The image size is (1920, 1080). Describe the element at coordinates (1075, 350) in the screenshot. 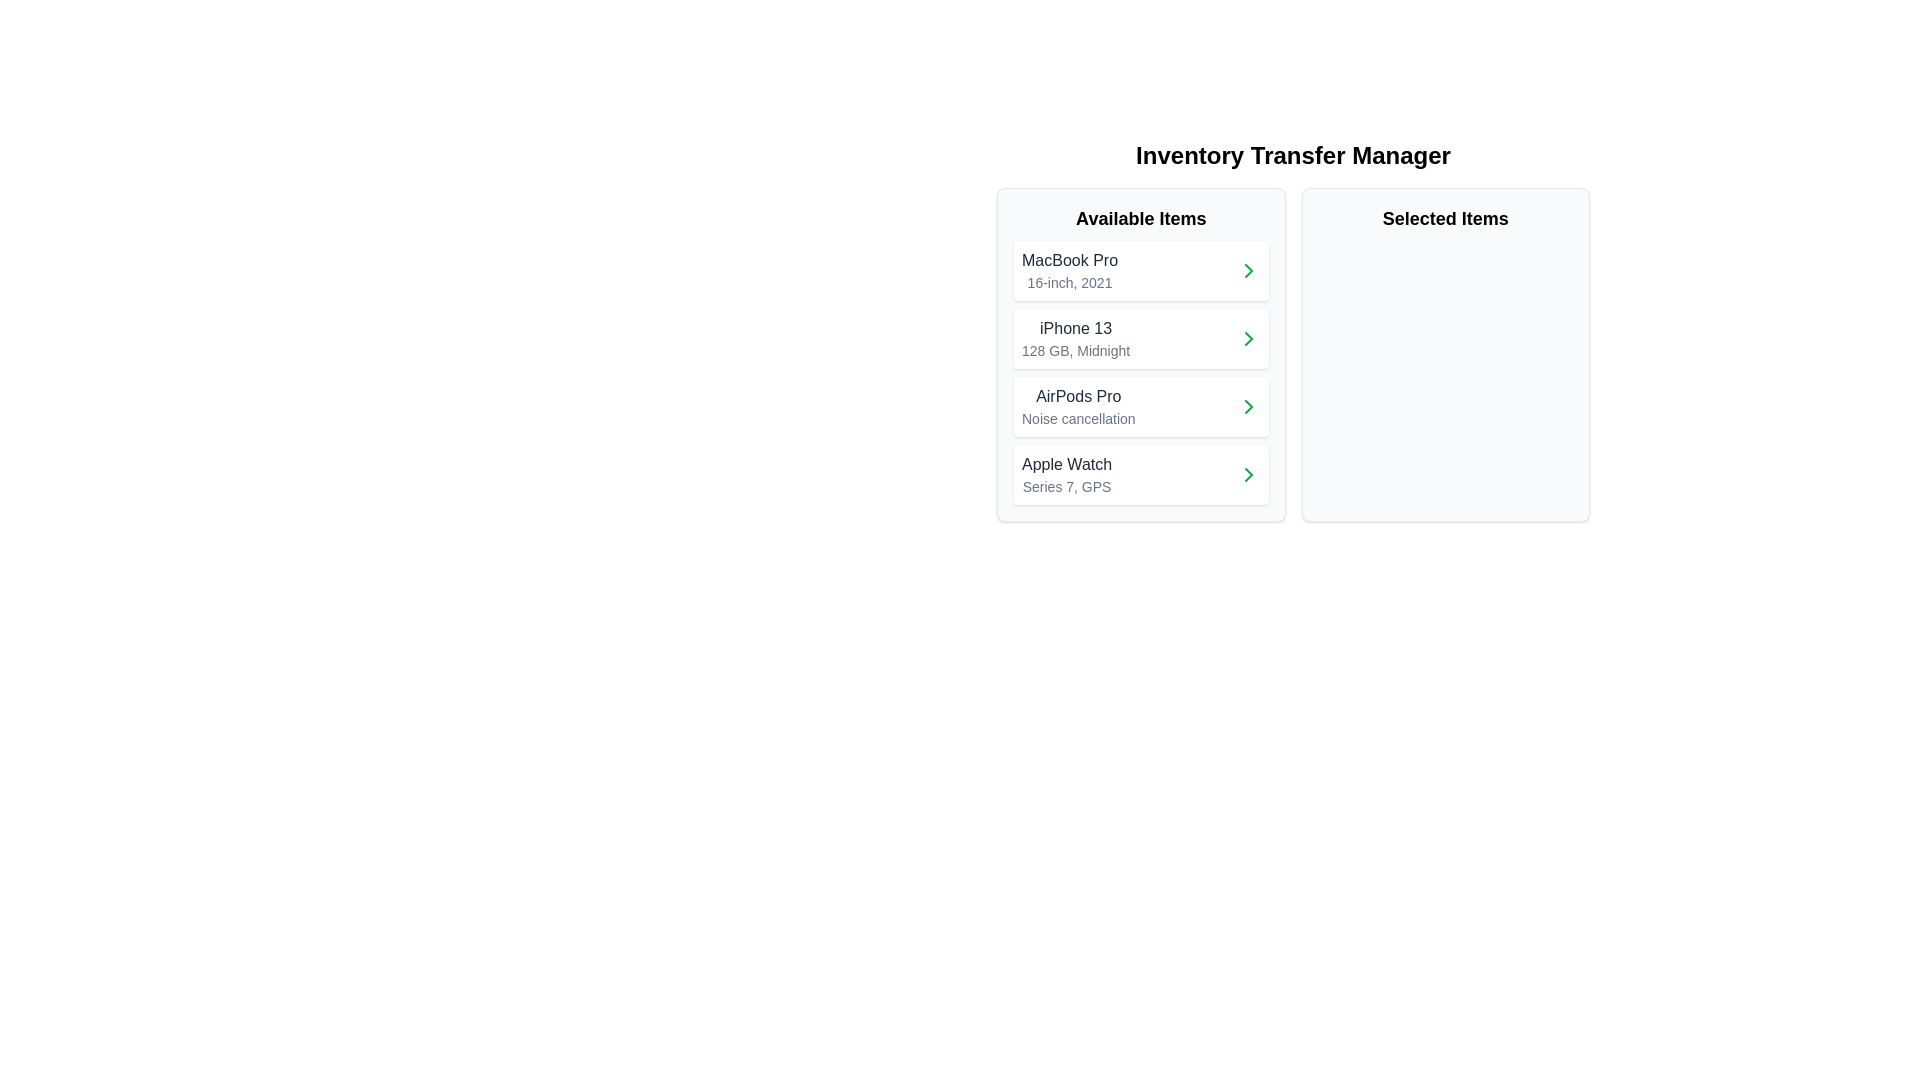

I see `the text label displaying '128 GB, Midnight', which is styled in gray and positioned directly below 'iPhone 13' in the 'Available Items' section` at that location.